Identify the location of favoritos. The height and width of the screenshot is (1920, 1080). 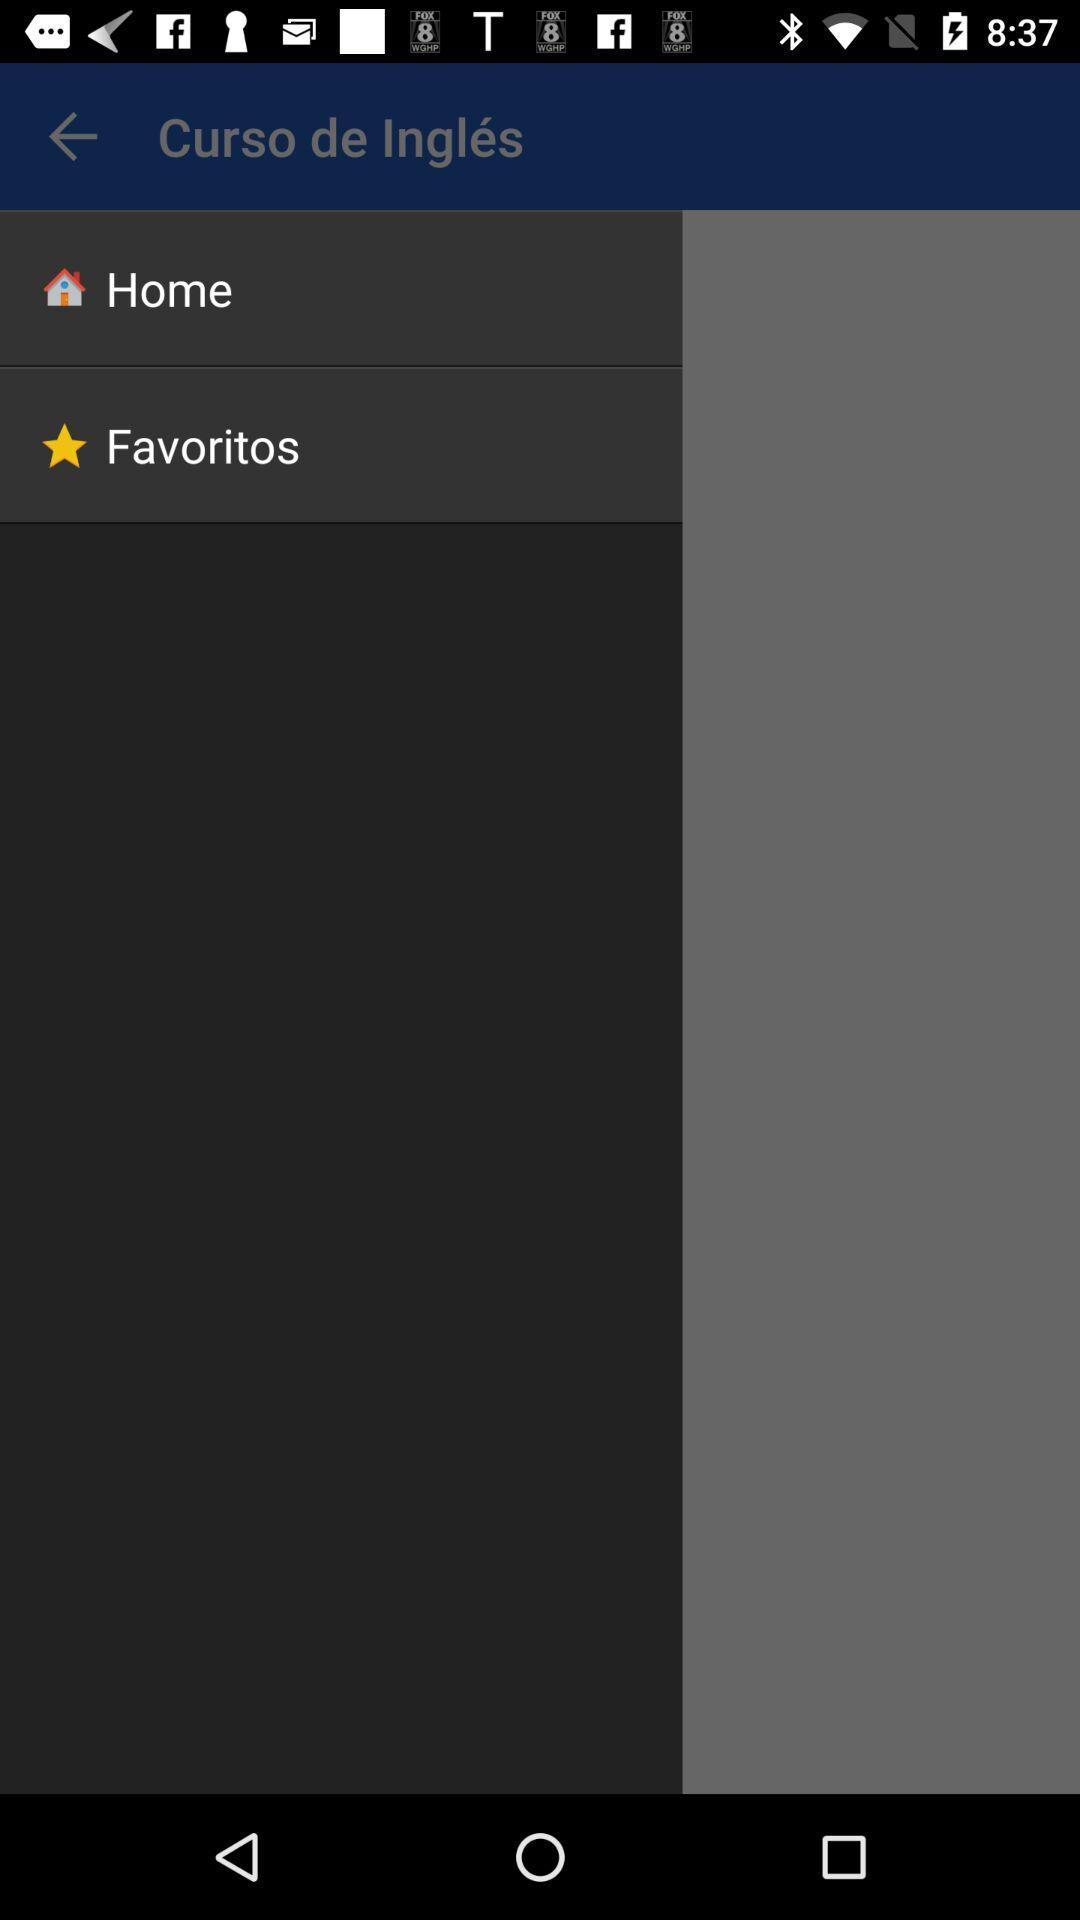
(340, 444).